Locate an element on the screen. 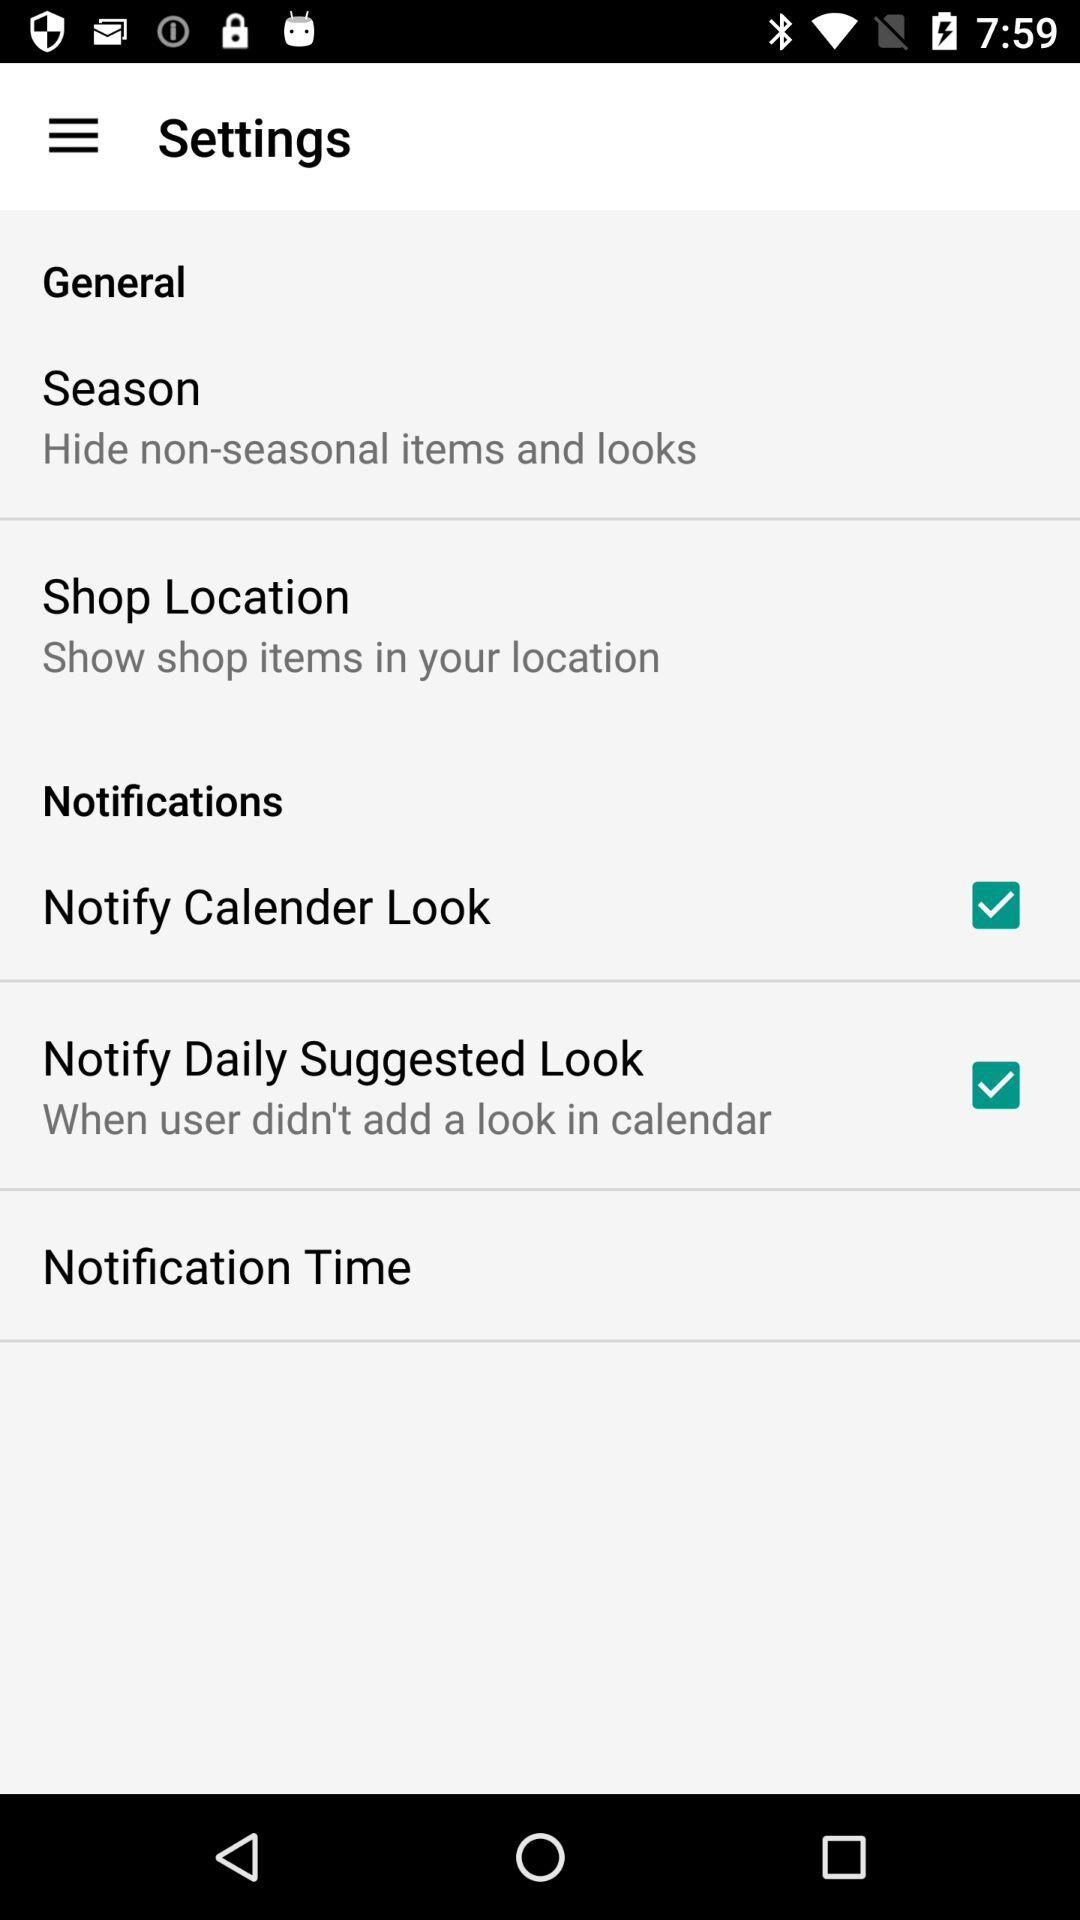 The width and height of the screenshot is (1080, 1920). item below shop location is located at coordinates (350, 655).